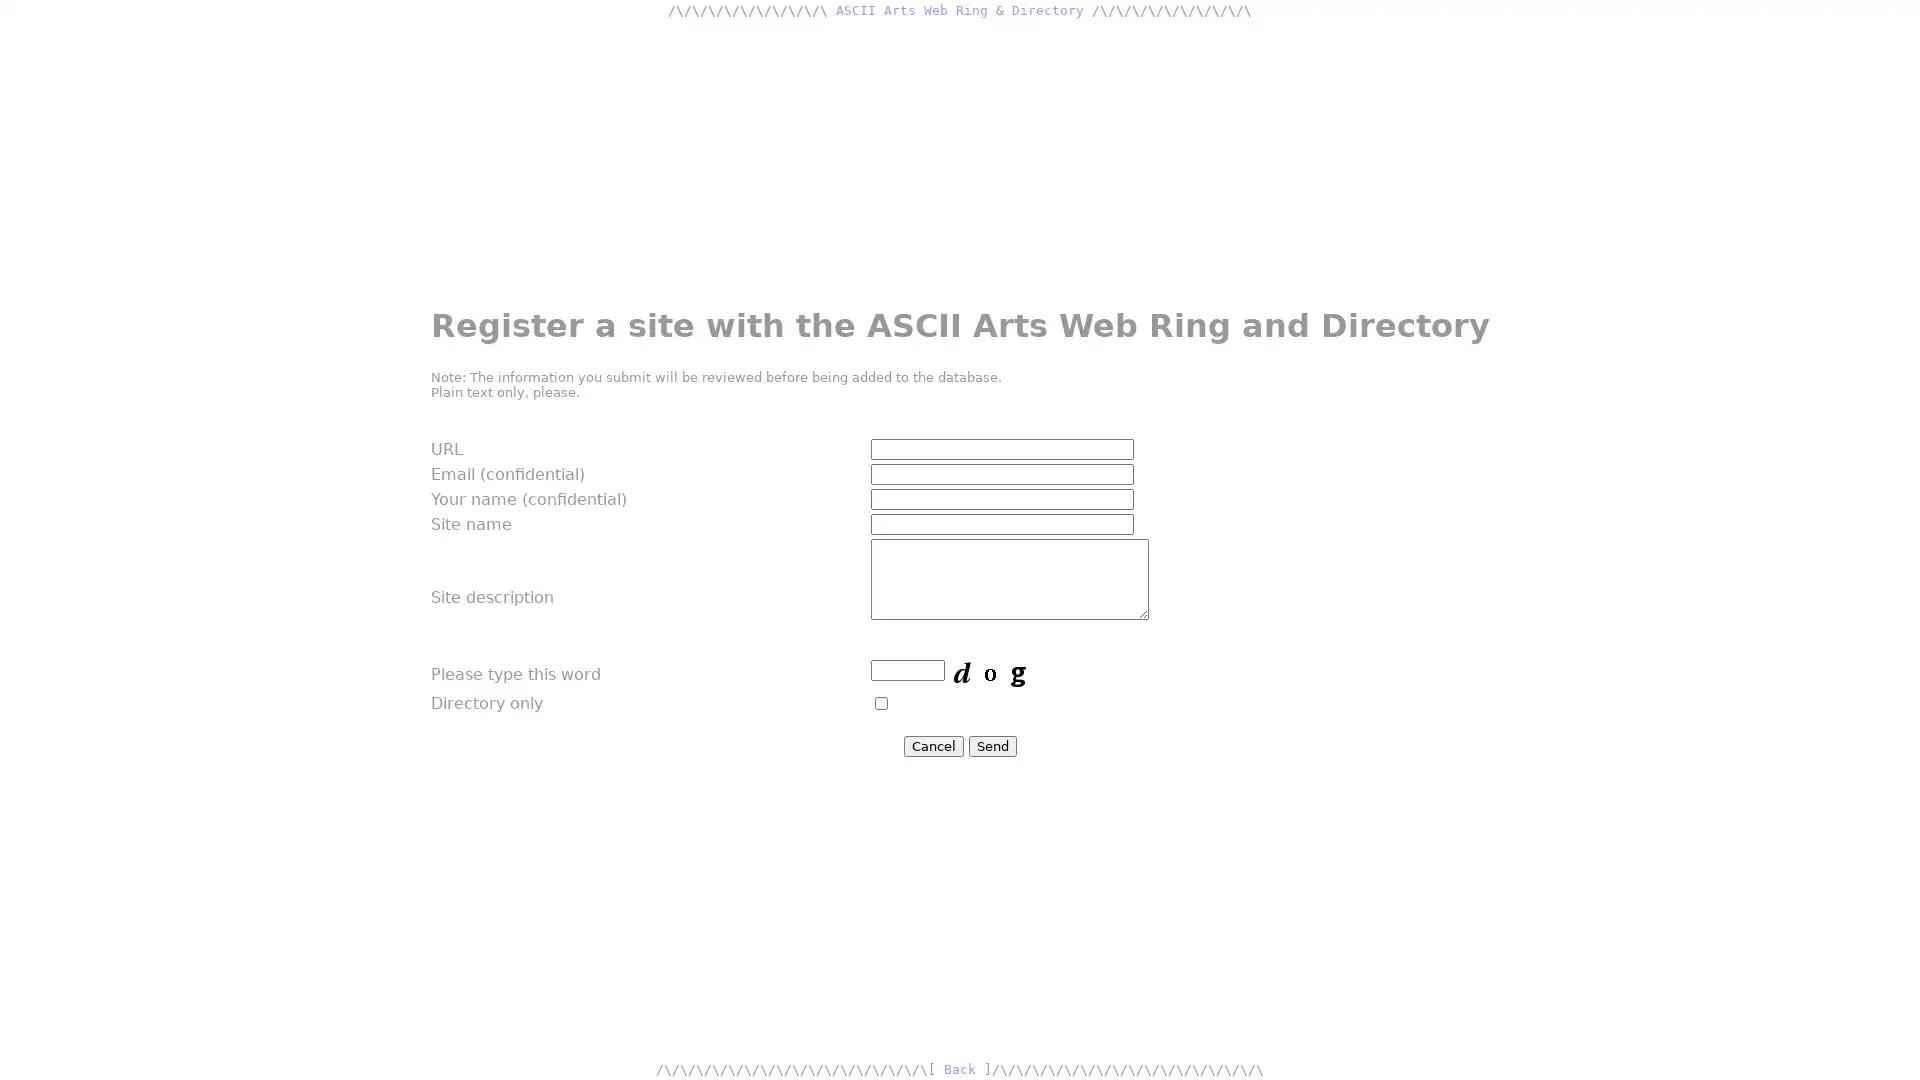 The height and width of the screenshot is (1080, 1920). What do you see at coordinates (992, 746) in the screenshot?
I see `Send` at bounding box center [992, 746].